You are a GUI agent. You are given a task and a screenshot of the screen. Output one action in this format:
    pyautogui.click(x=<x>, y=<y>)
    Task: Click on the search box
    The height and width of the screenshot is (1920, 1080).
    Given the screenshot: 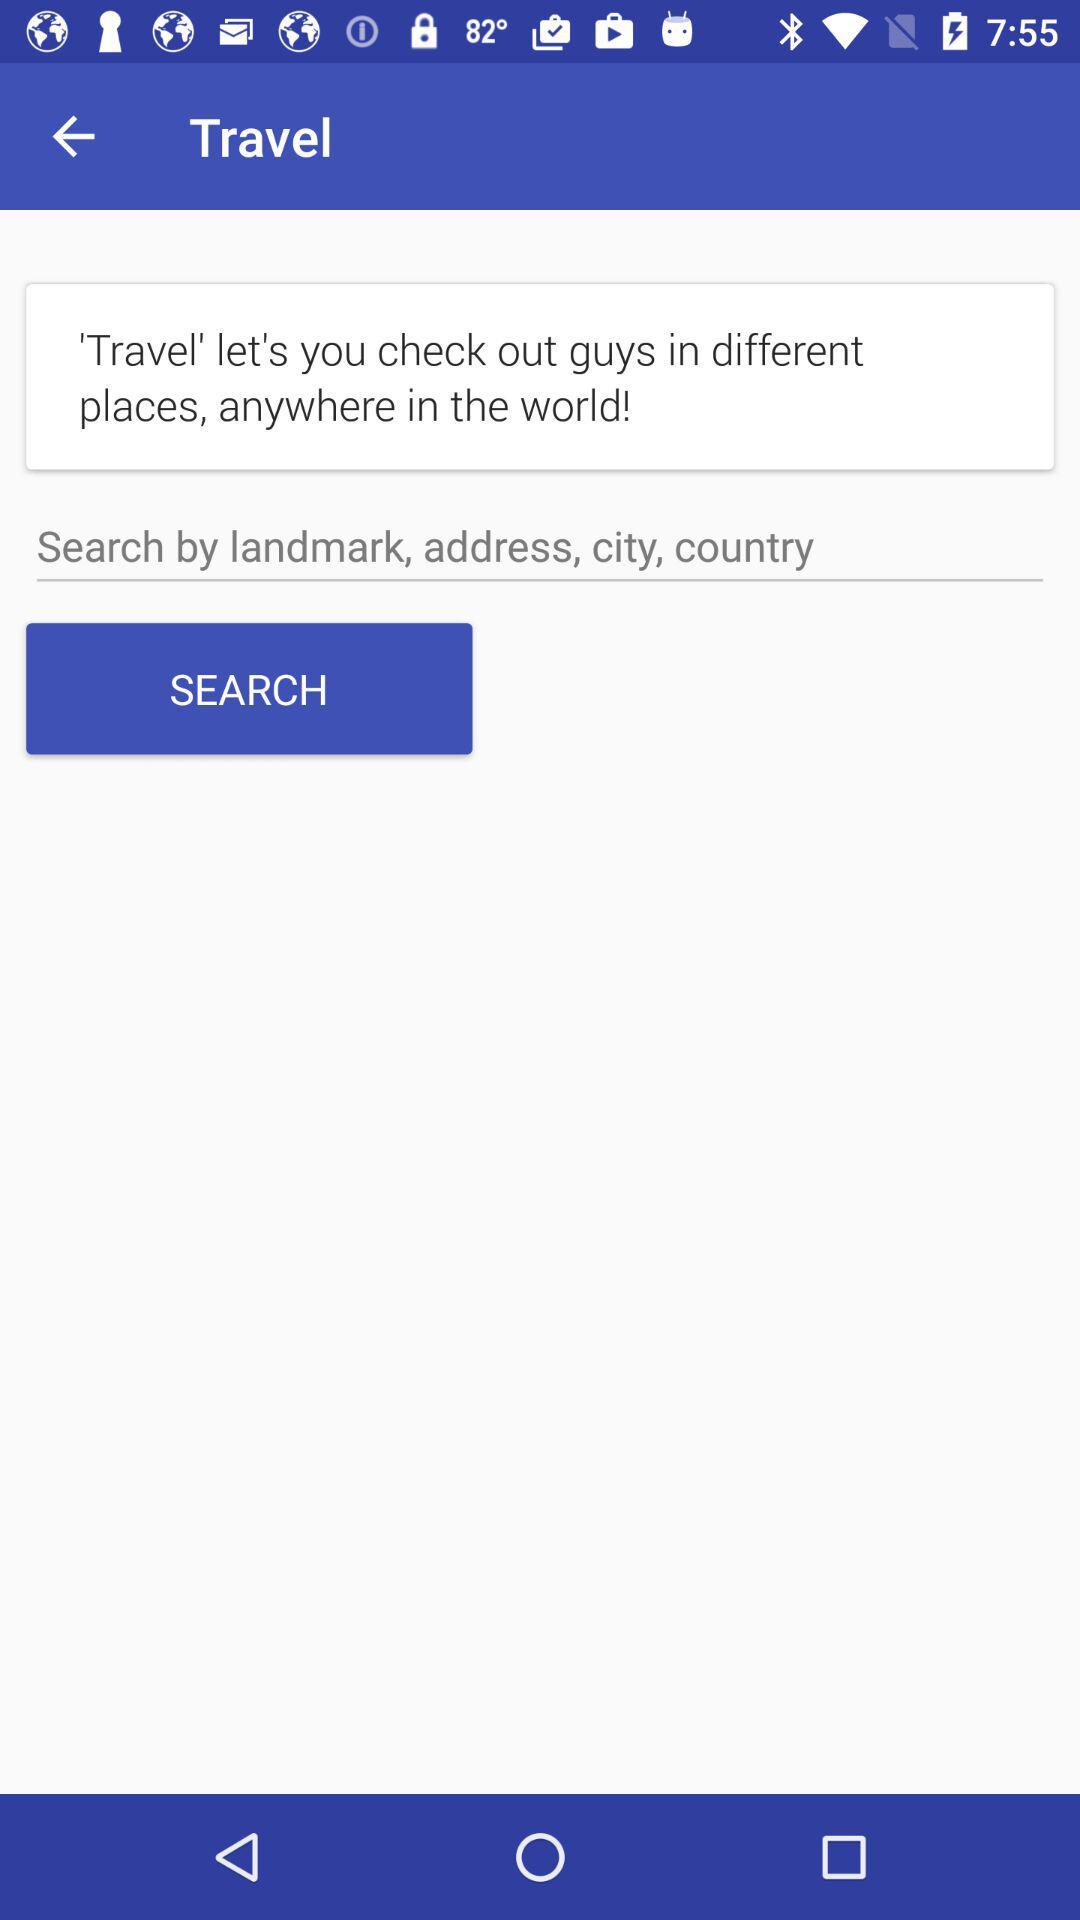 What is the action you would take?
    pyautogui.click(x=540, y=546)
    